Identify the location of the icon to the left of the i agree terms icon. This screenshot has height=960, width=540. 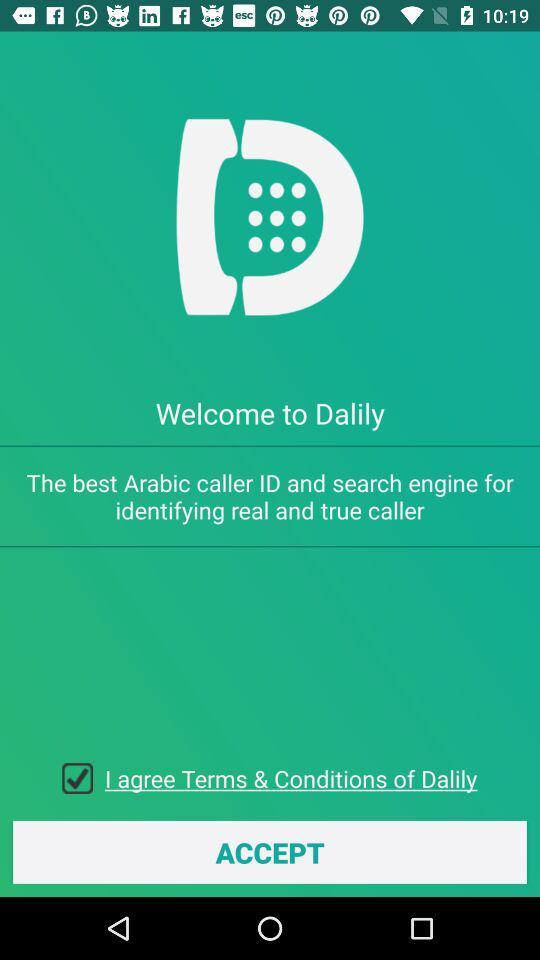
(82, 777).